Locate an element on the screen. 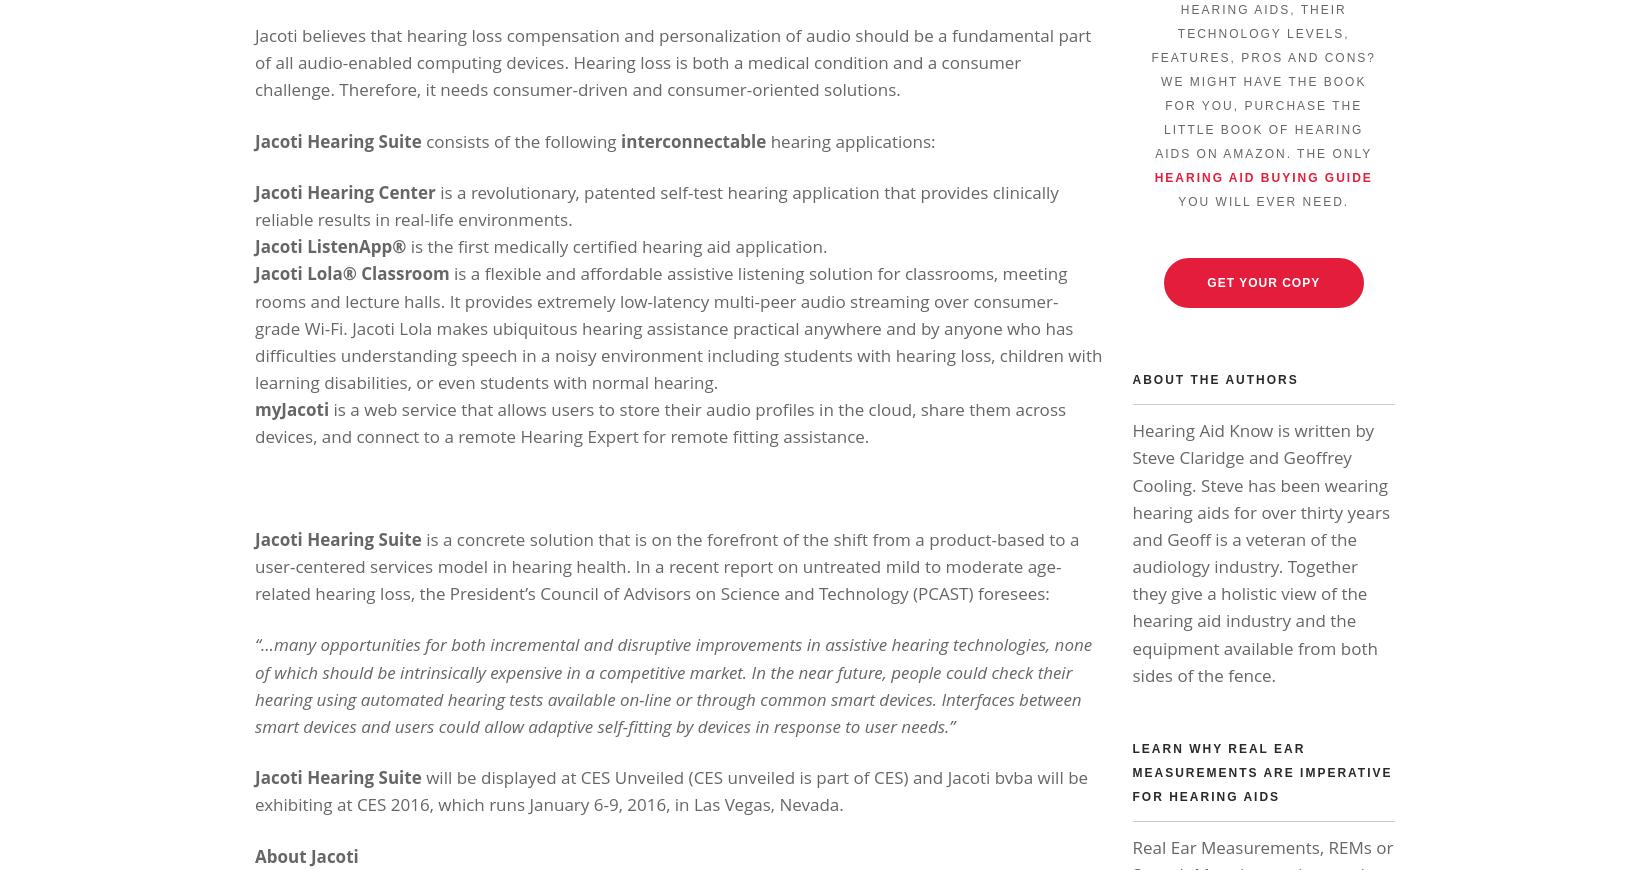 Image resolution: width=1650 pixels, height=870 pixels. 'About Jacoti' is located at coordinates (306, 855).